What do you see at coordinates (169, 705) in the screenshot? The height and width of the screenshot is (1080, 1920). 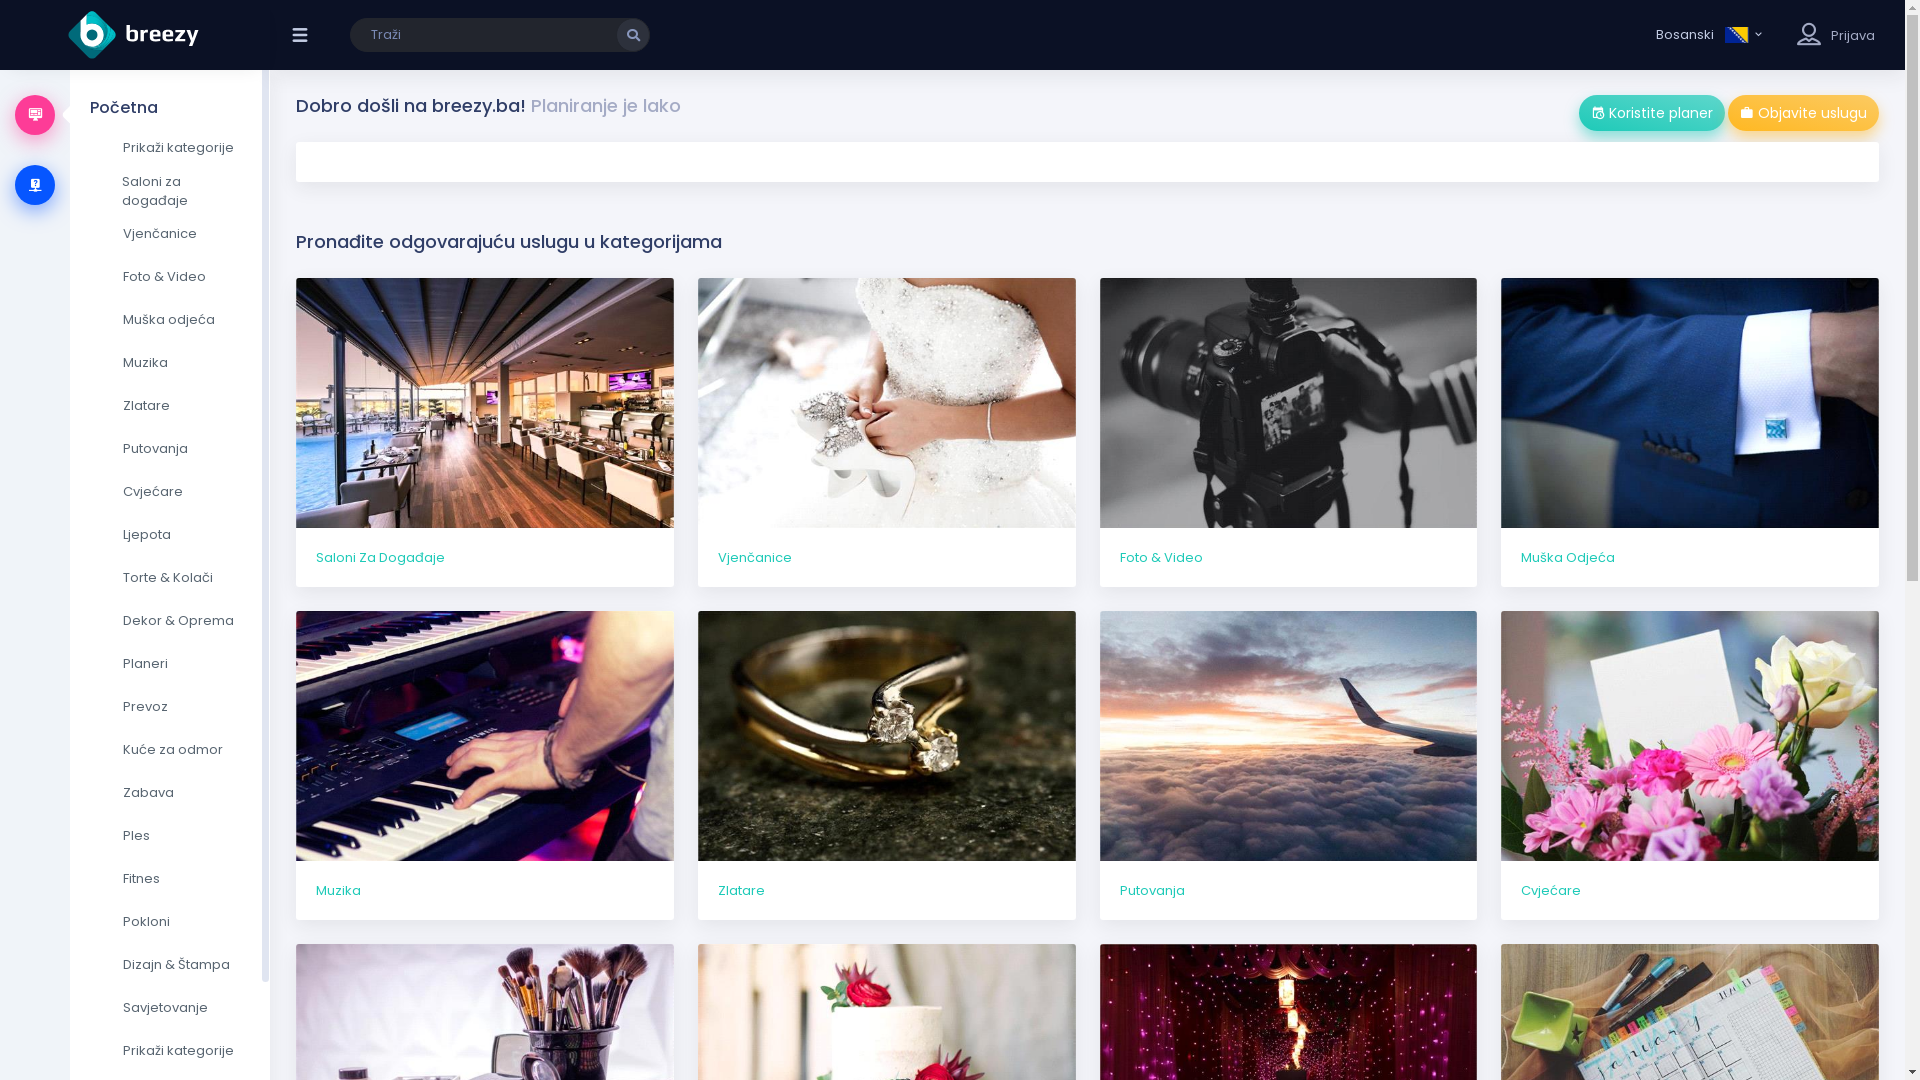 I see `'Prevoz'` at bounding box center [169, 705].